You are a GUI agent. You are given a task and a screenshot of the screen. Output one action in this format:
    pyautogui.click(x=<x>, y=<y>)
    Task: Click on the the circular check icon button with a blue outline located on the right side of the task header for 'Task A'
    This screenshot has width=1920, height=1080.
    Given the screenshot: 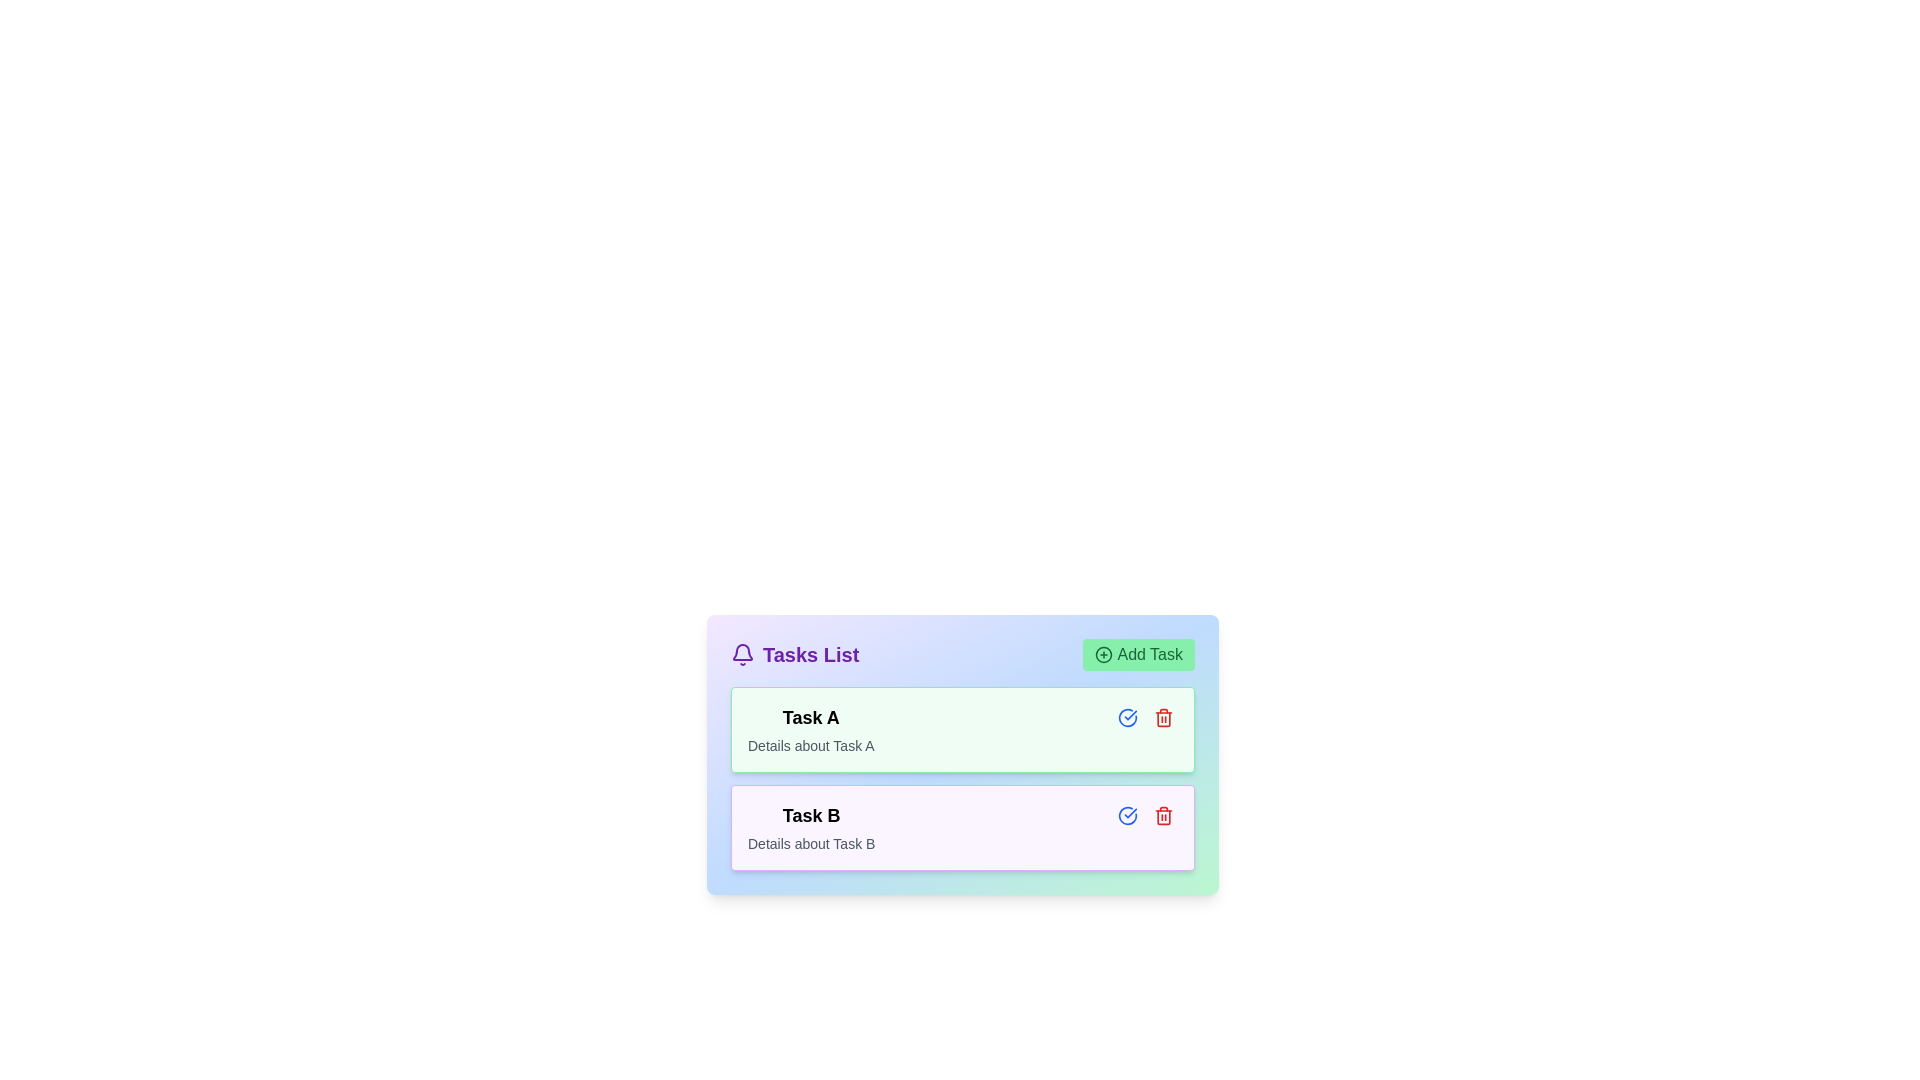 What is the action you would take?
    pyautogui.click(x=1128, y=716)
    